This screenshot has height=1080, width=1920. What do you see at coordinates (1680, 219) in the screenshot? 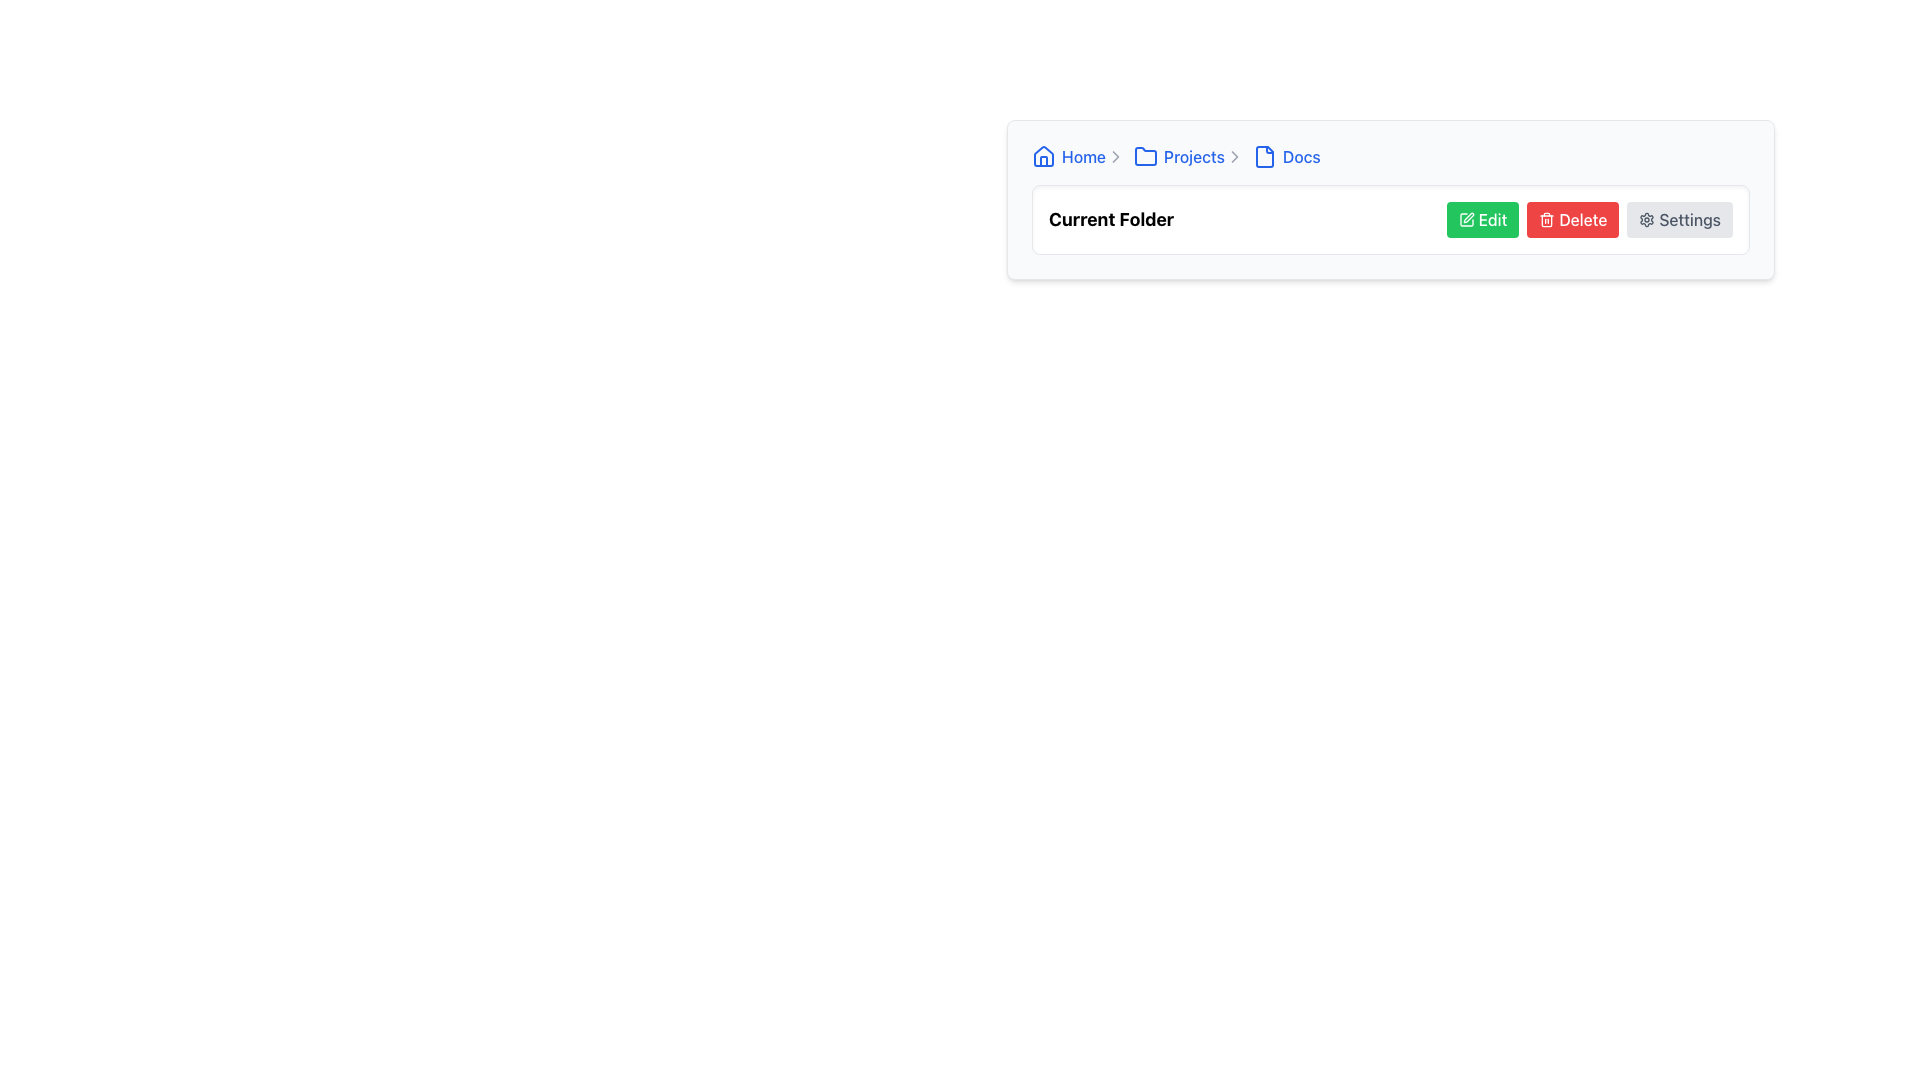
I see `the settings button, which is the third button in a horizontal group of action buttons adjacent to the 'Delete' button, to change its appearance` at bounding box center [1680, 219].